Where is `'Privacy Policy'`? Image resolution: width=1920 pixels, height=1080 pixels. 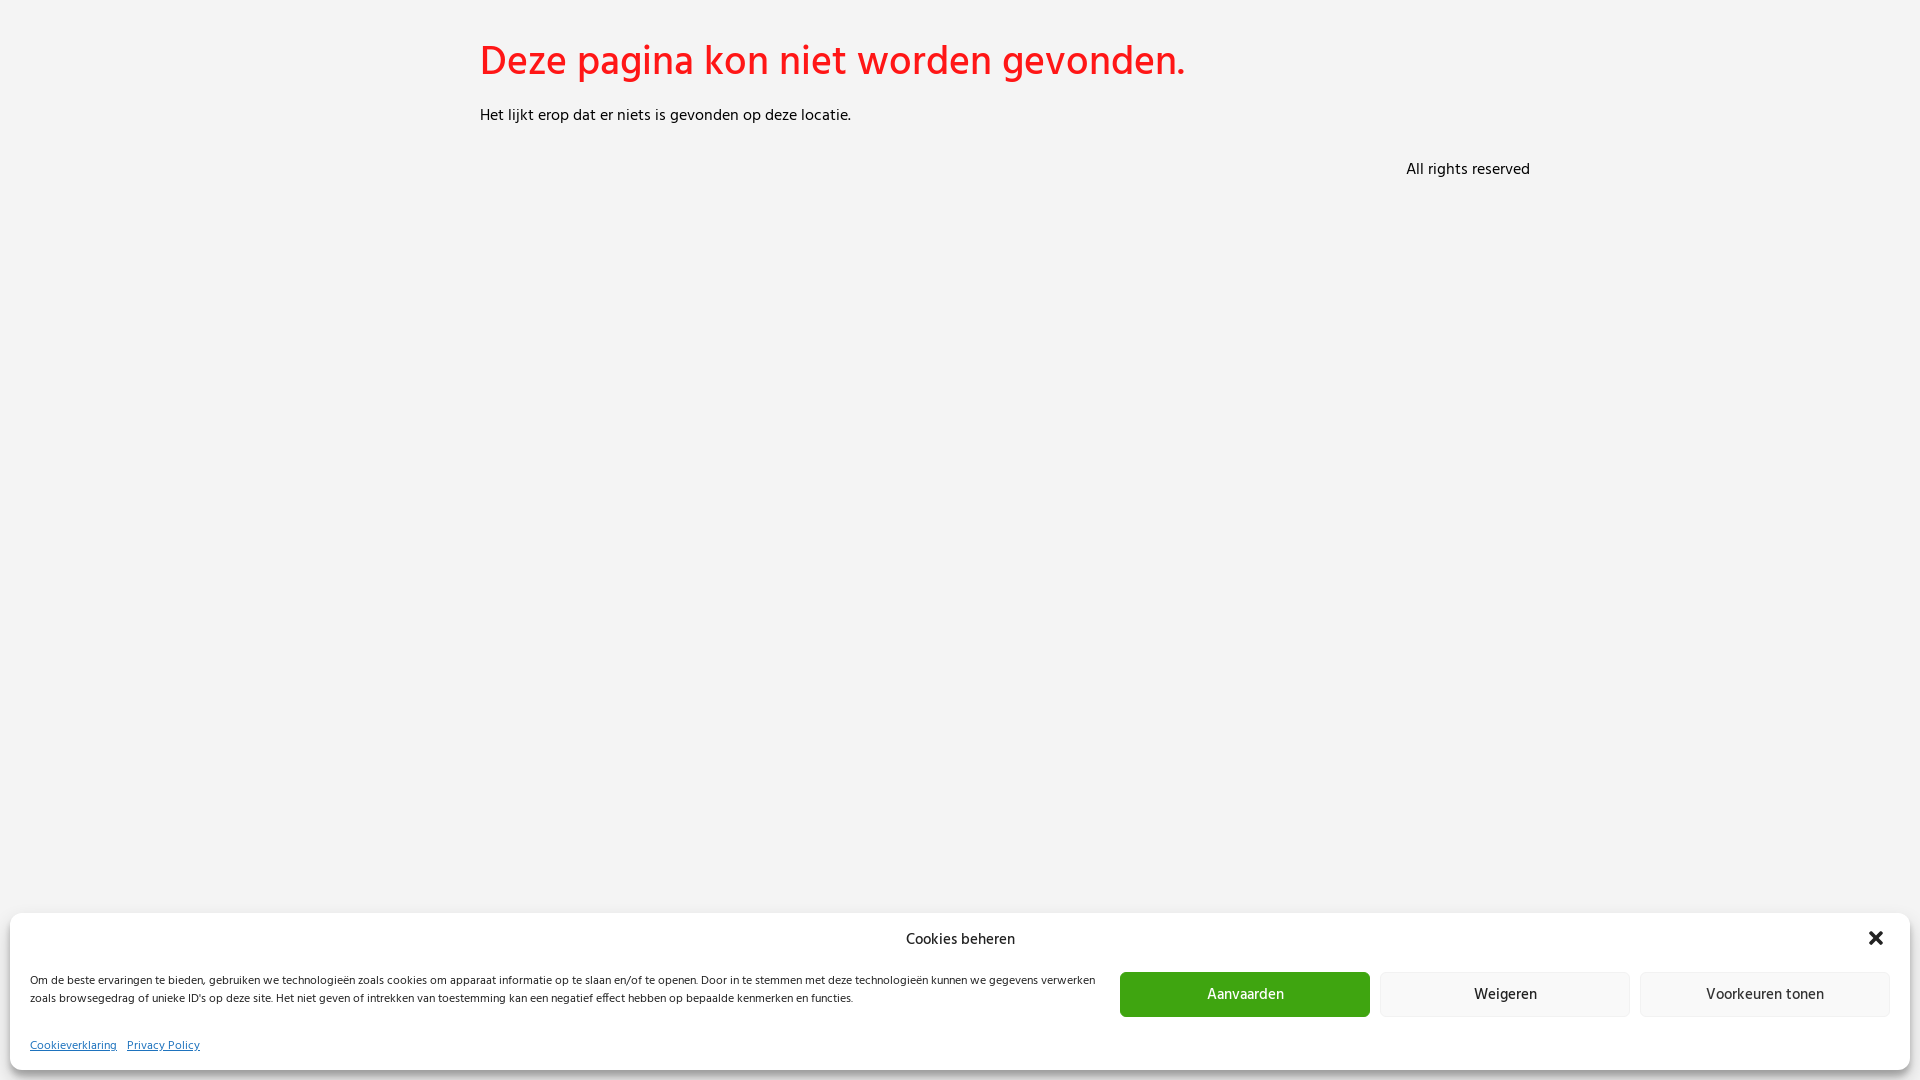 'Privacy Policy' is located at coordinates (163, 1044).